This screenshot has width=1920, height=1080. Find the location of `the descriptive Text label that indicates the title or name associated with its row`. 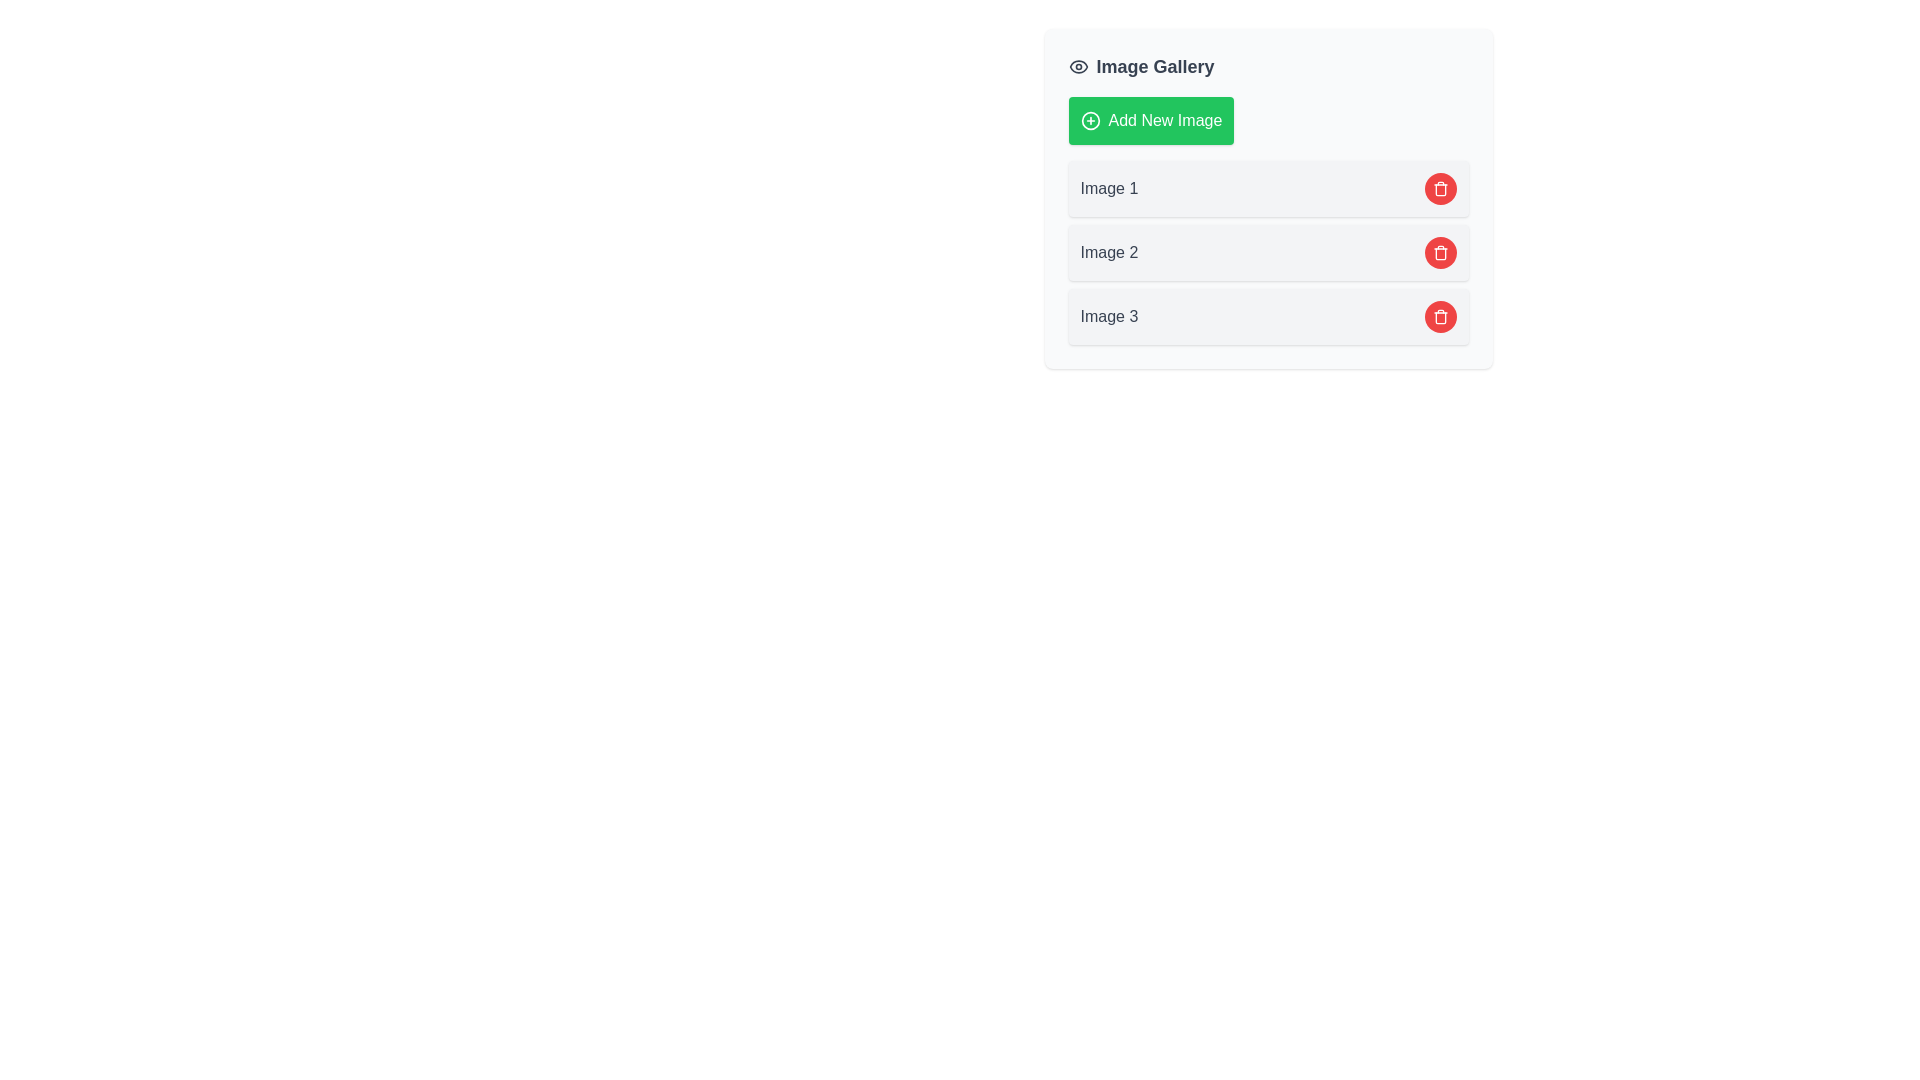

the descriptive Text label that indicates the title or name associated with its row is located at coordinates (1108, 189).